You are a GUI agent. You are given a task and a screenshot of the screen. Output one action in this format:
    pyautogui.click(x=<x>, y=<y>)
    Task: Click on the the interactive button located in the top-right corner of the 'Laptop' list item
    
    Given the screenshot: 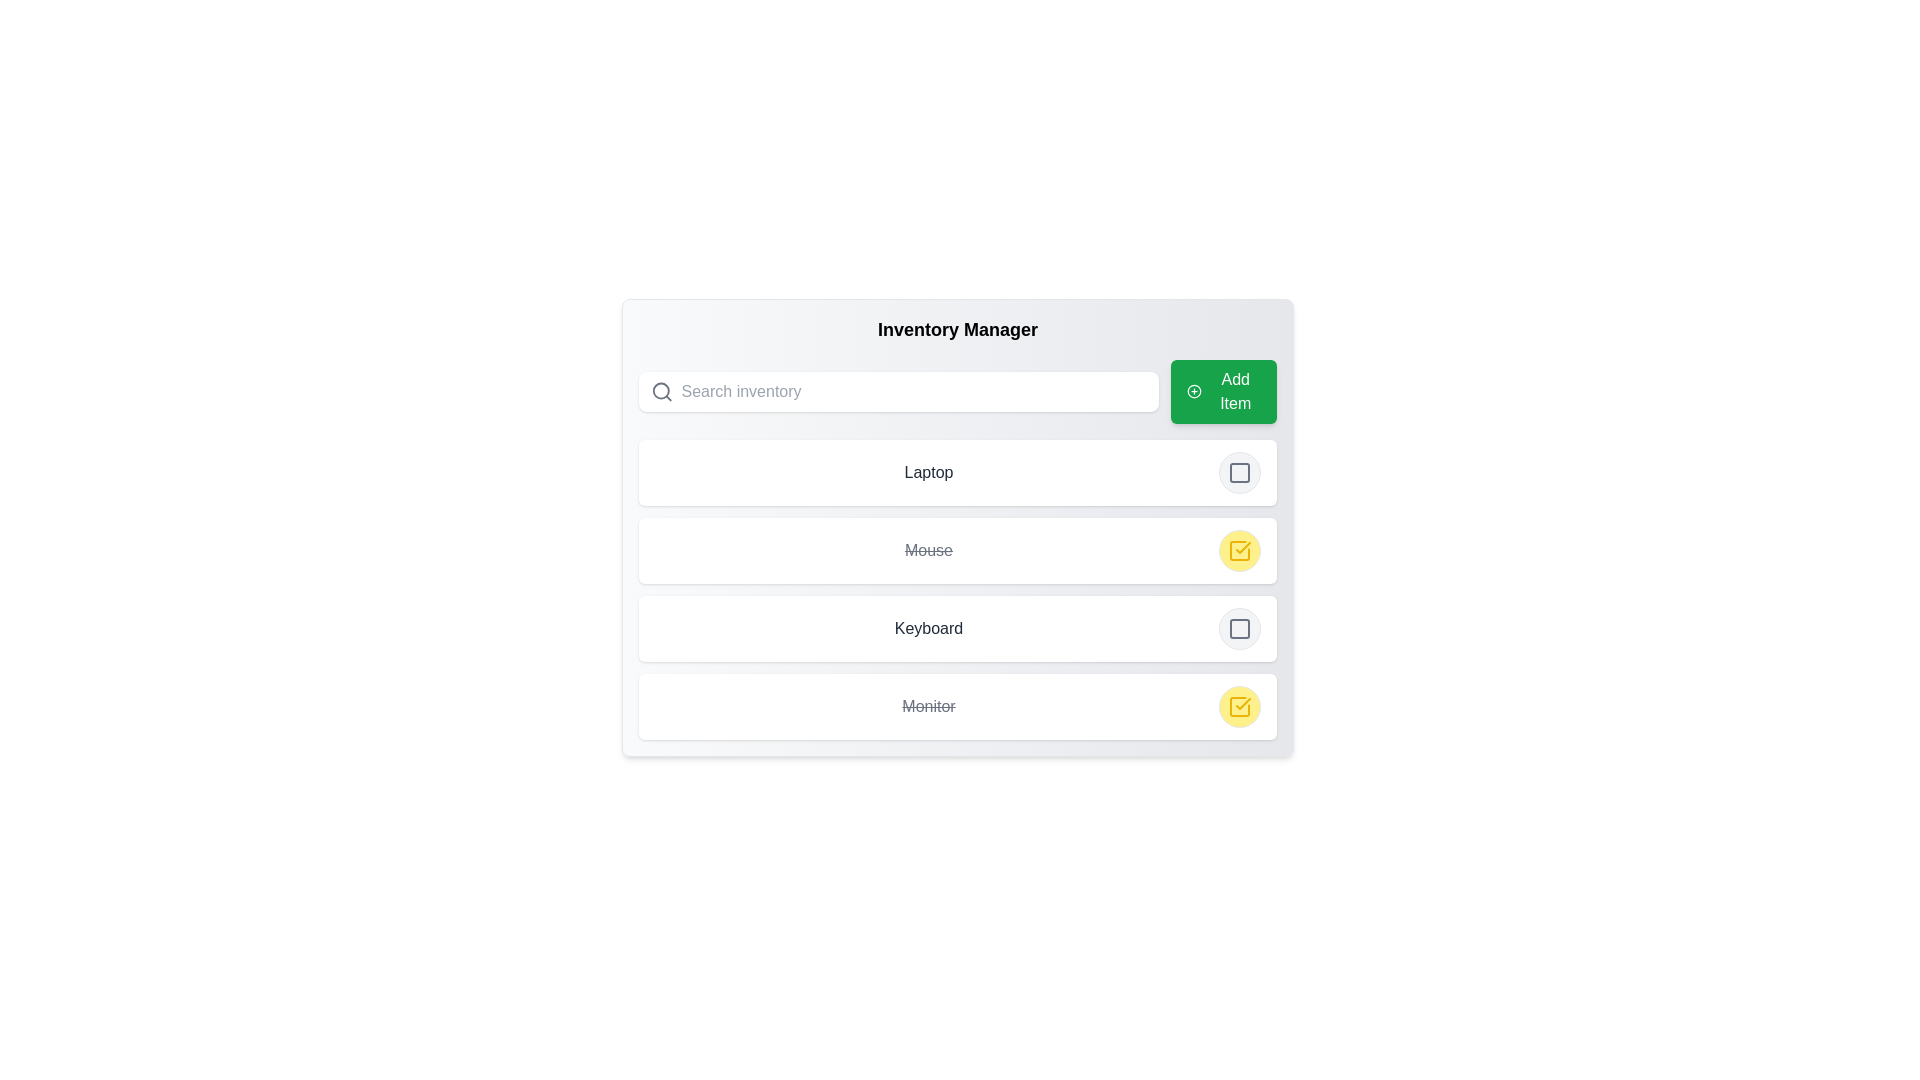 What is the action you would take?
    pyautogui.click(x=1238, y=473)
    